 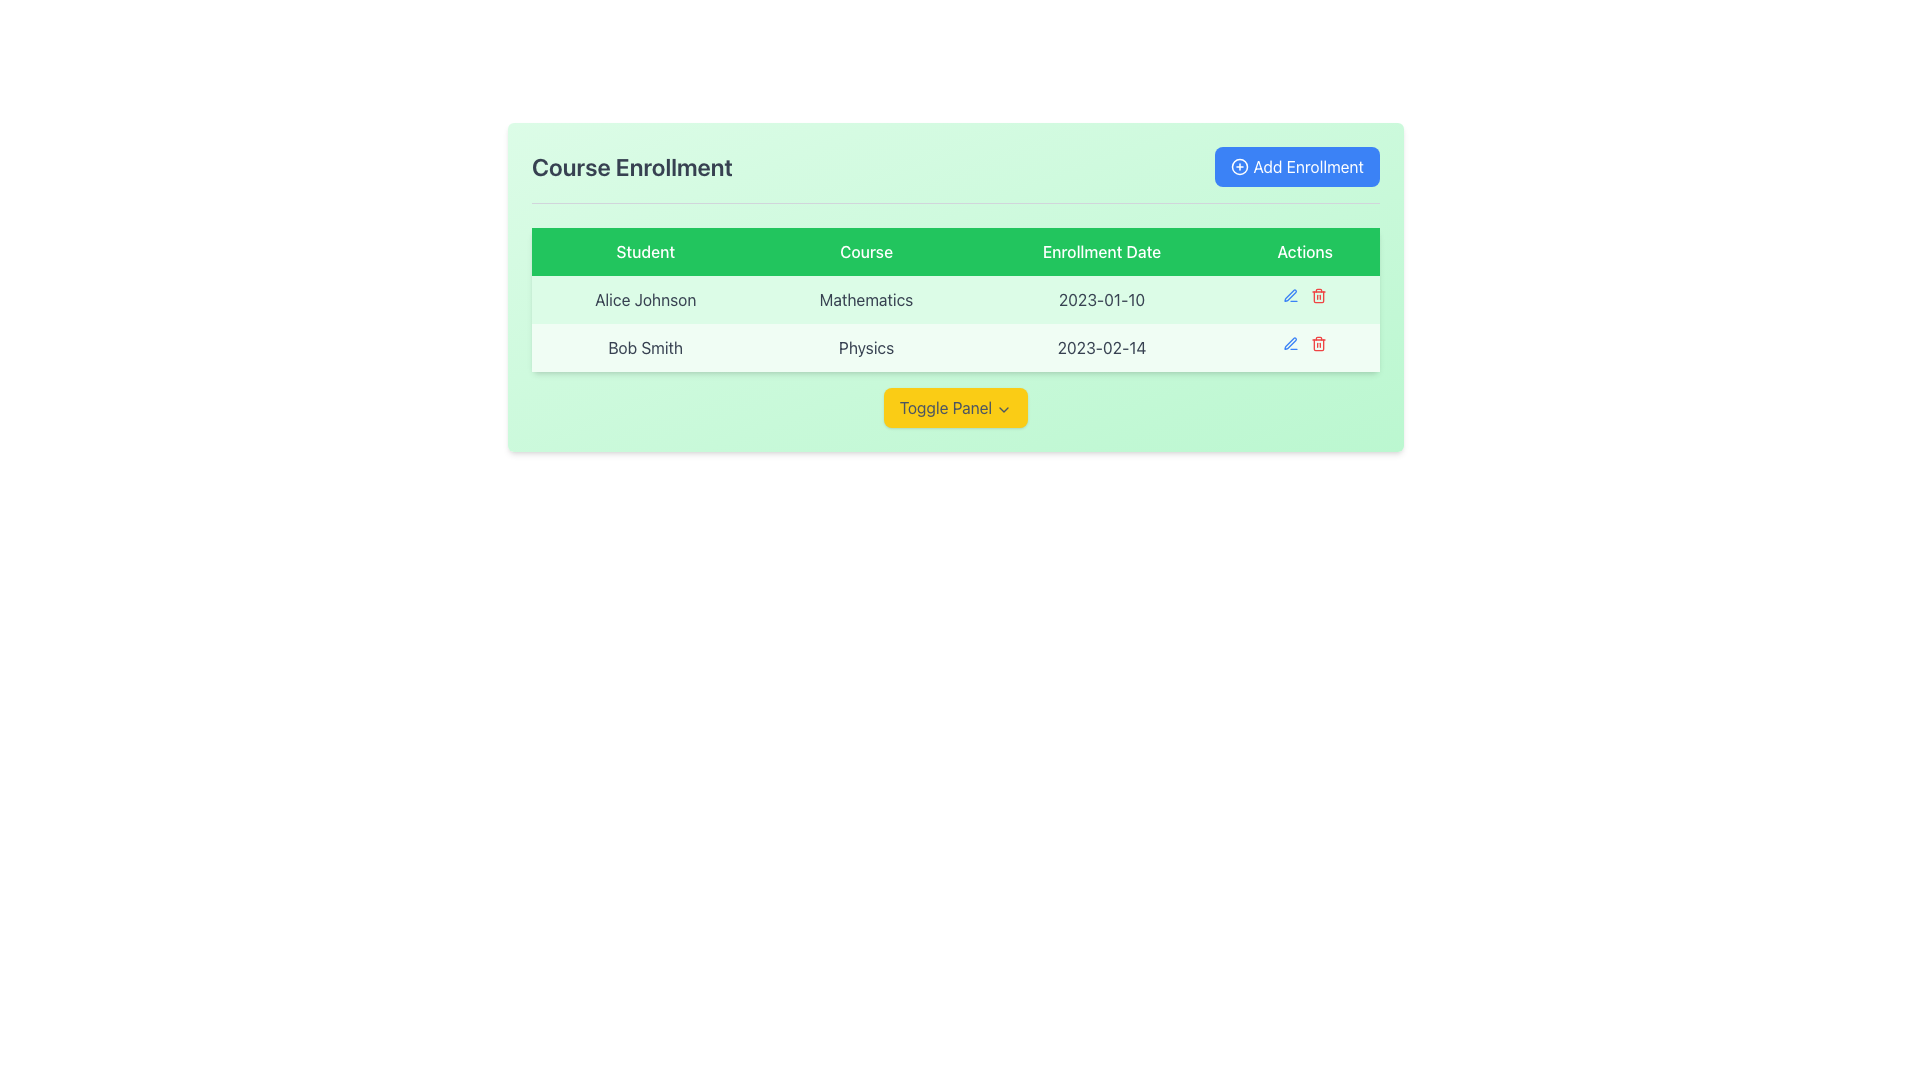 What do you see at coordinates (954, 407) in the screenshot?
I see `the 'Toggle Panel' button, which is a rectangular button with a yellow background and rounded corners, located near the bottom of the course enrollment table` at bounding box center [954, 407].